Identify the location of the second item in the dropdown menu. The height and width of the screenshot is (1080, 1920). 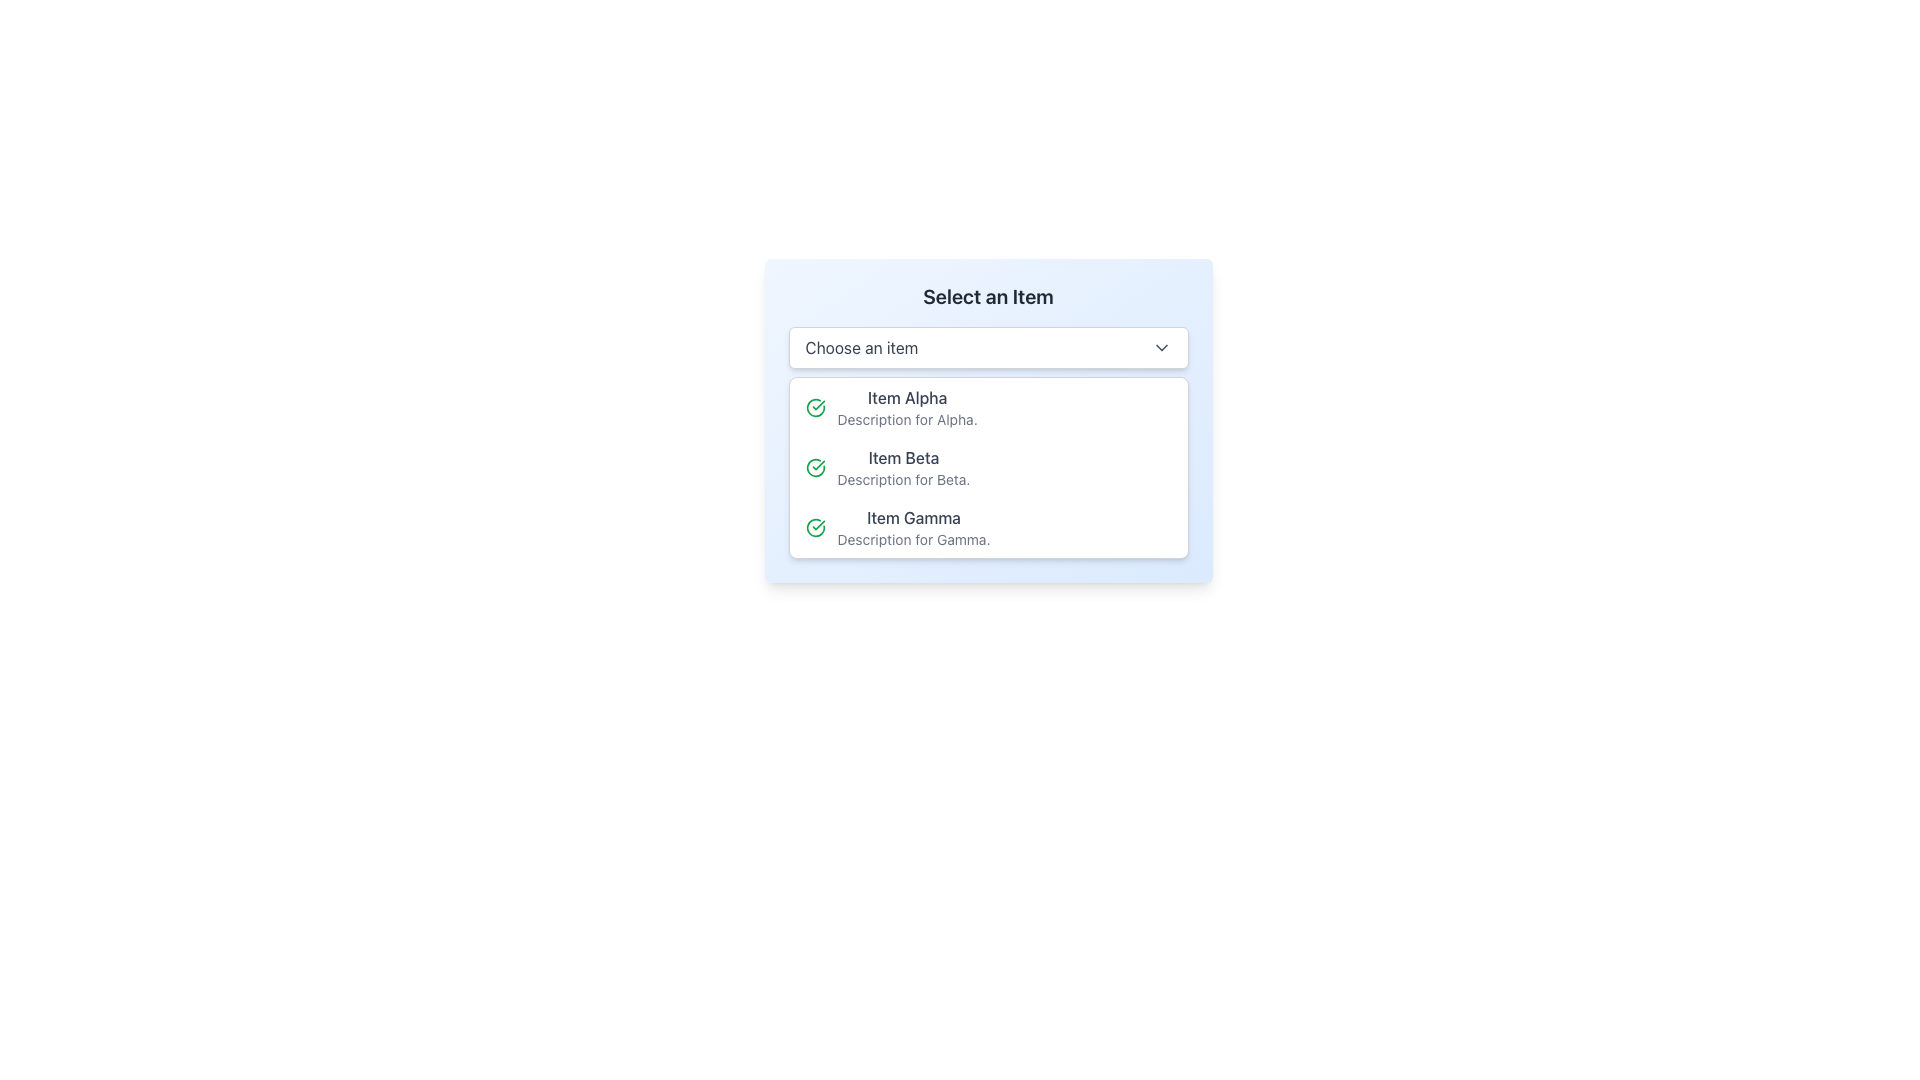
(902, 467).